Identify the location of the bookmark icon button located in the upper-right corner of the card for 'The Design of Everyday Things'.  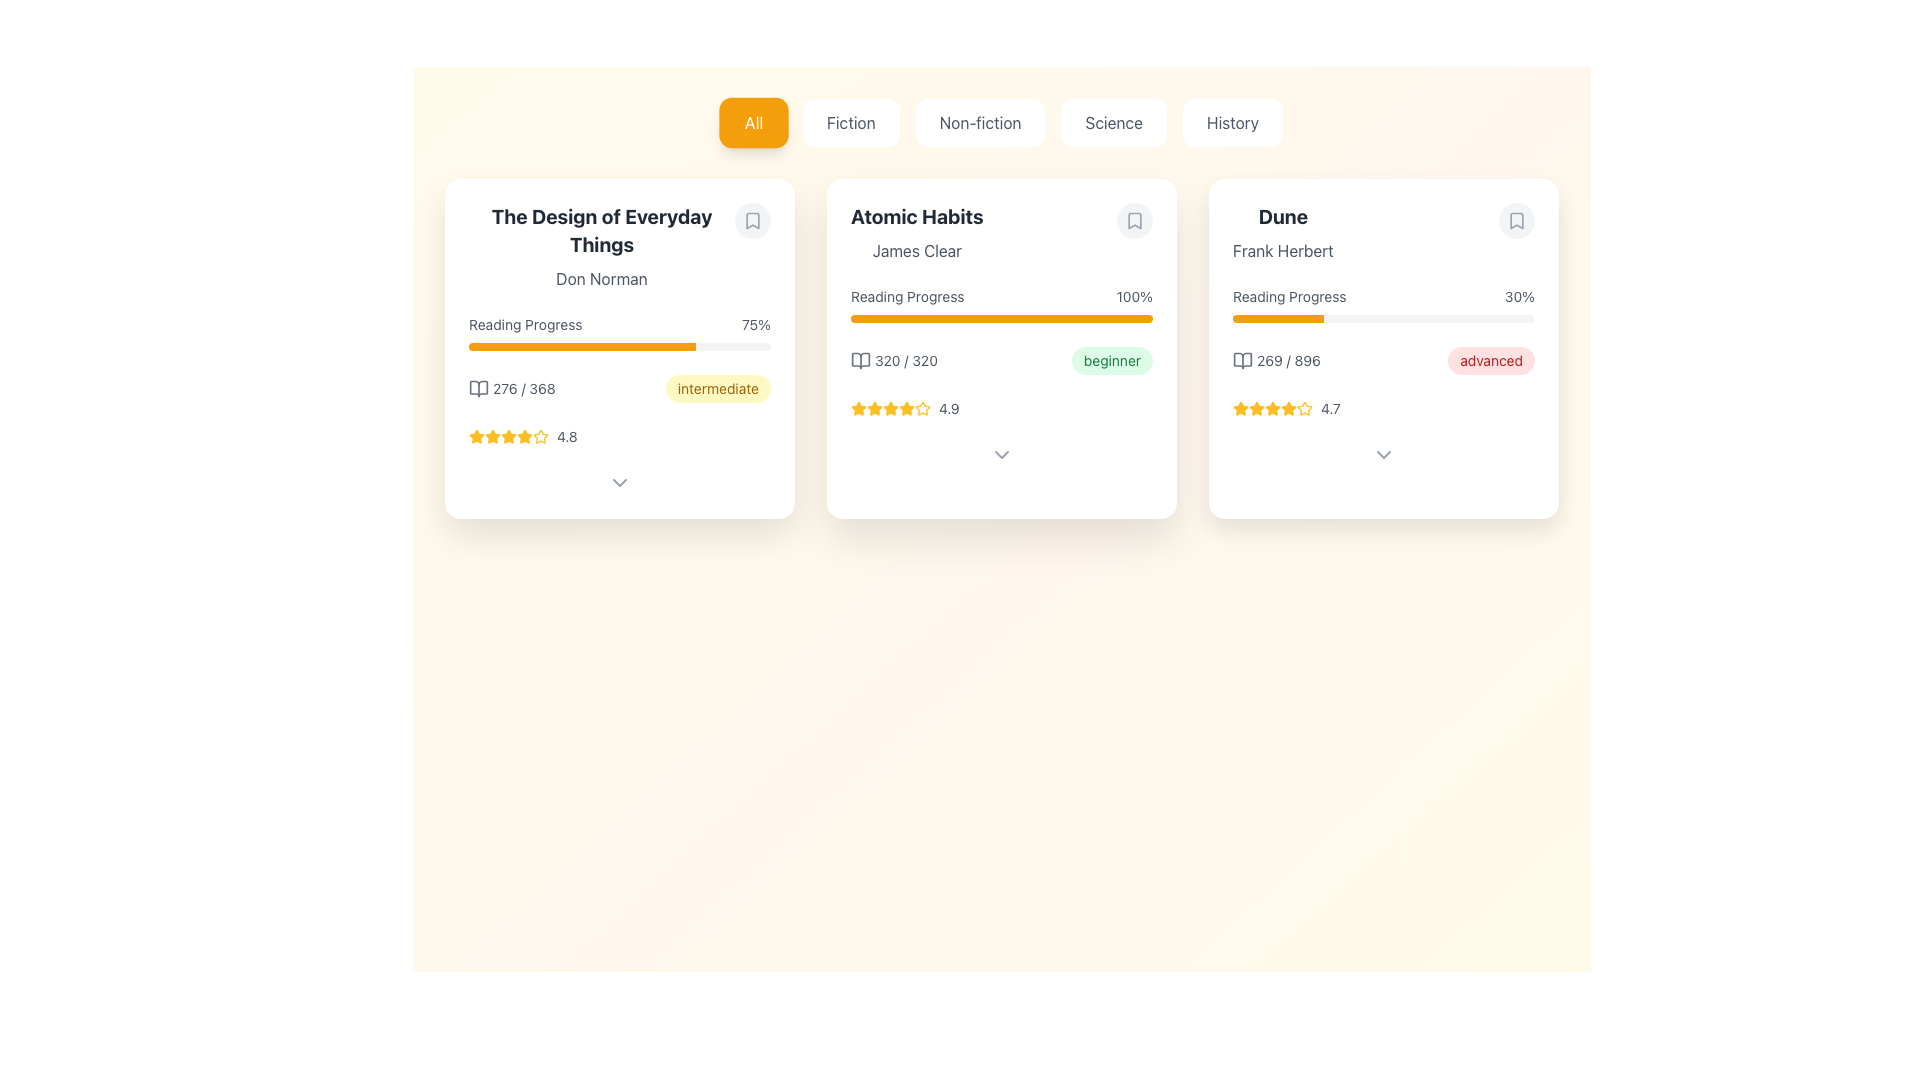
(752, 220).